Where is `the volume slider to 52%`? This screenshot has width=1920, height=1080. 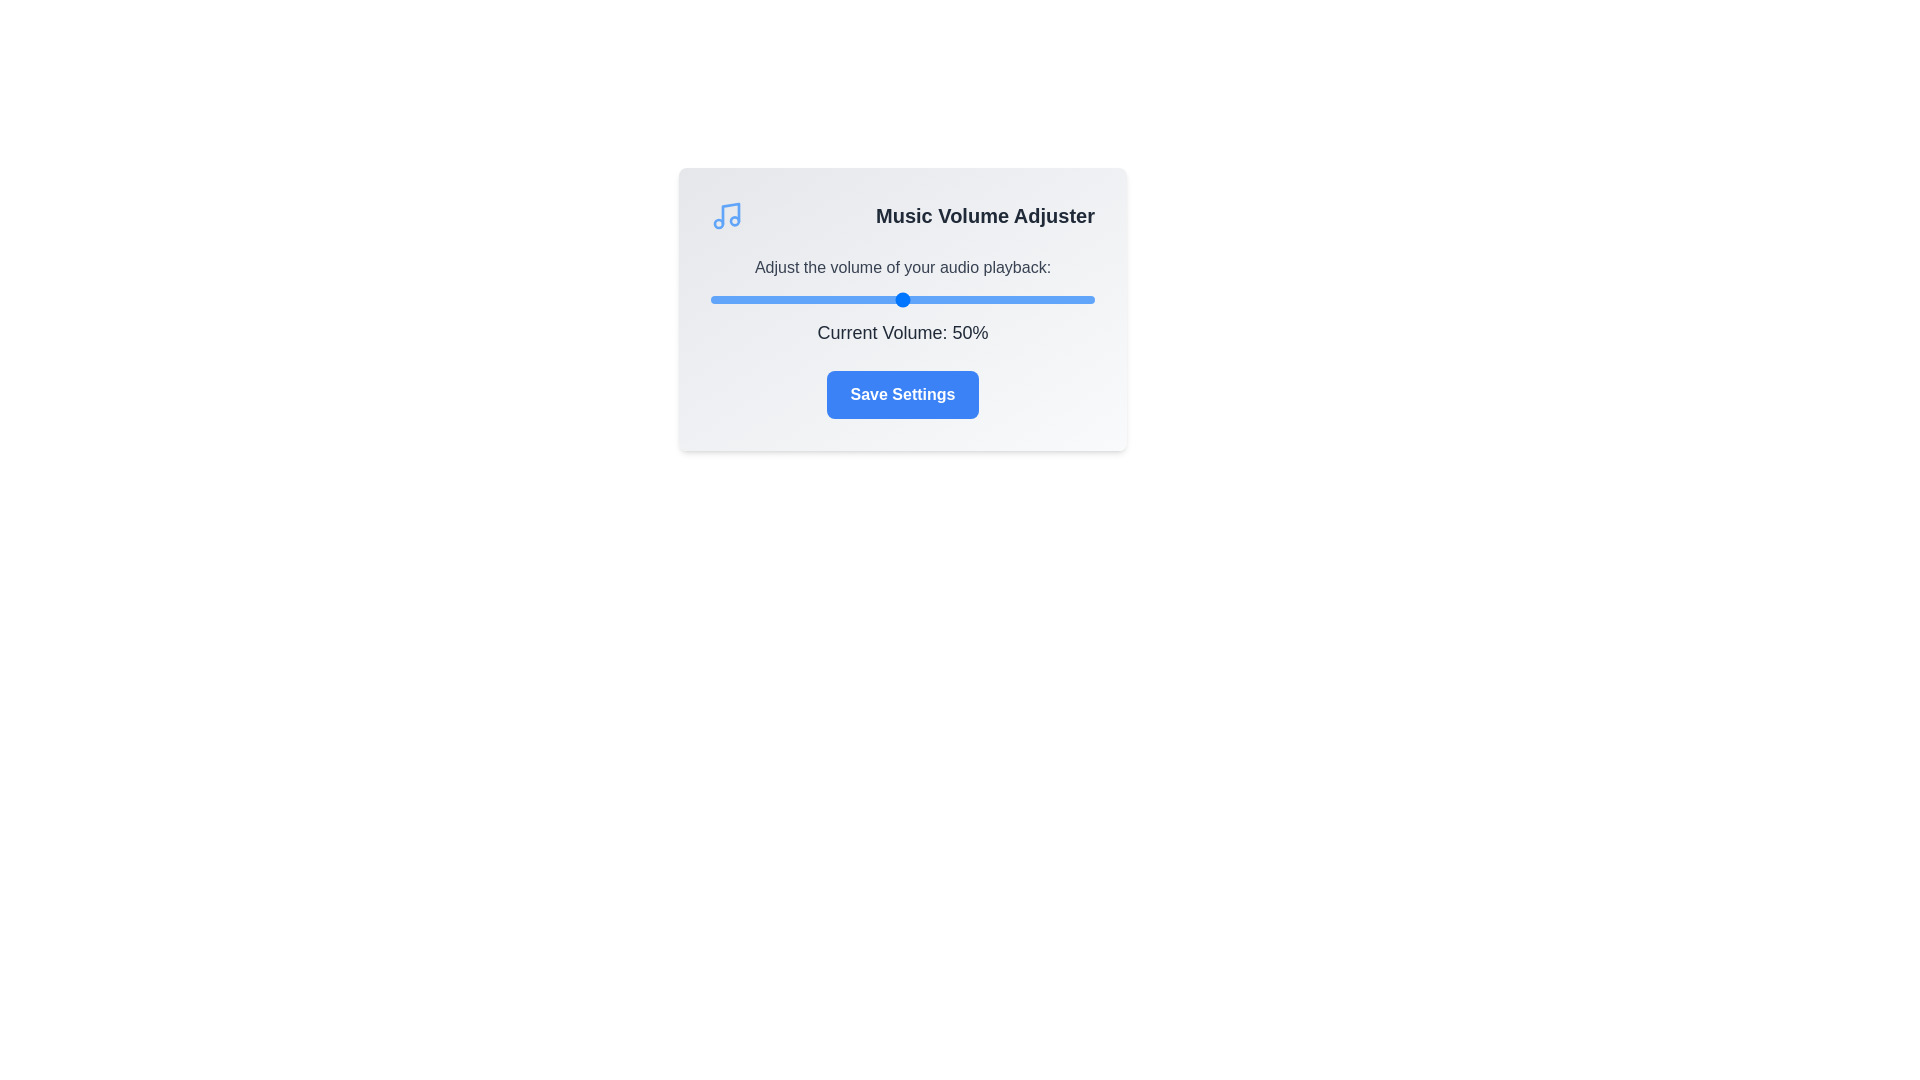
the volume slider to 52% is located at coordinates (909, 300).